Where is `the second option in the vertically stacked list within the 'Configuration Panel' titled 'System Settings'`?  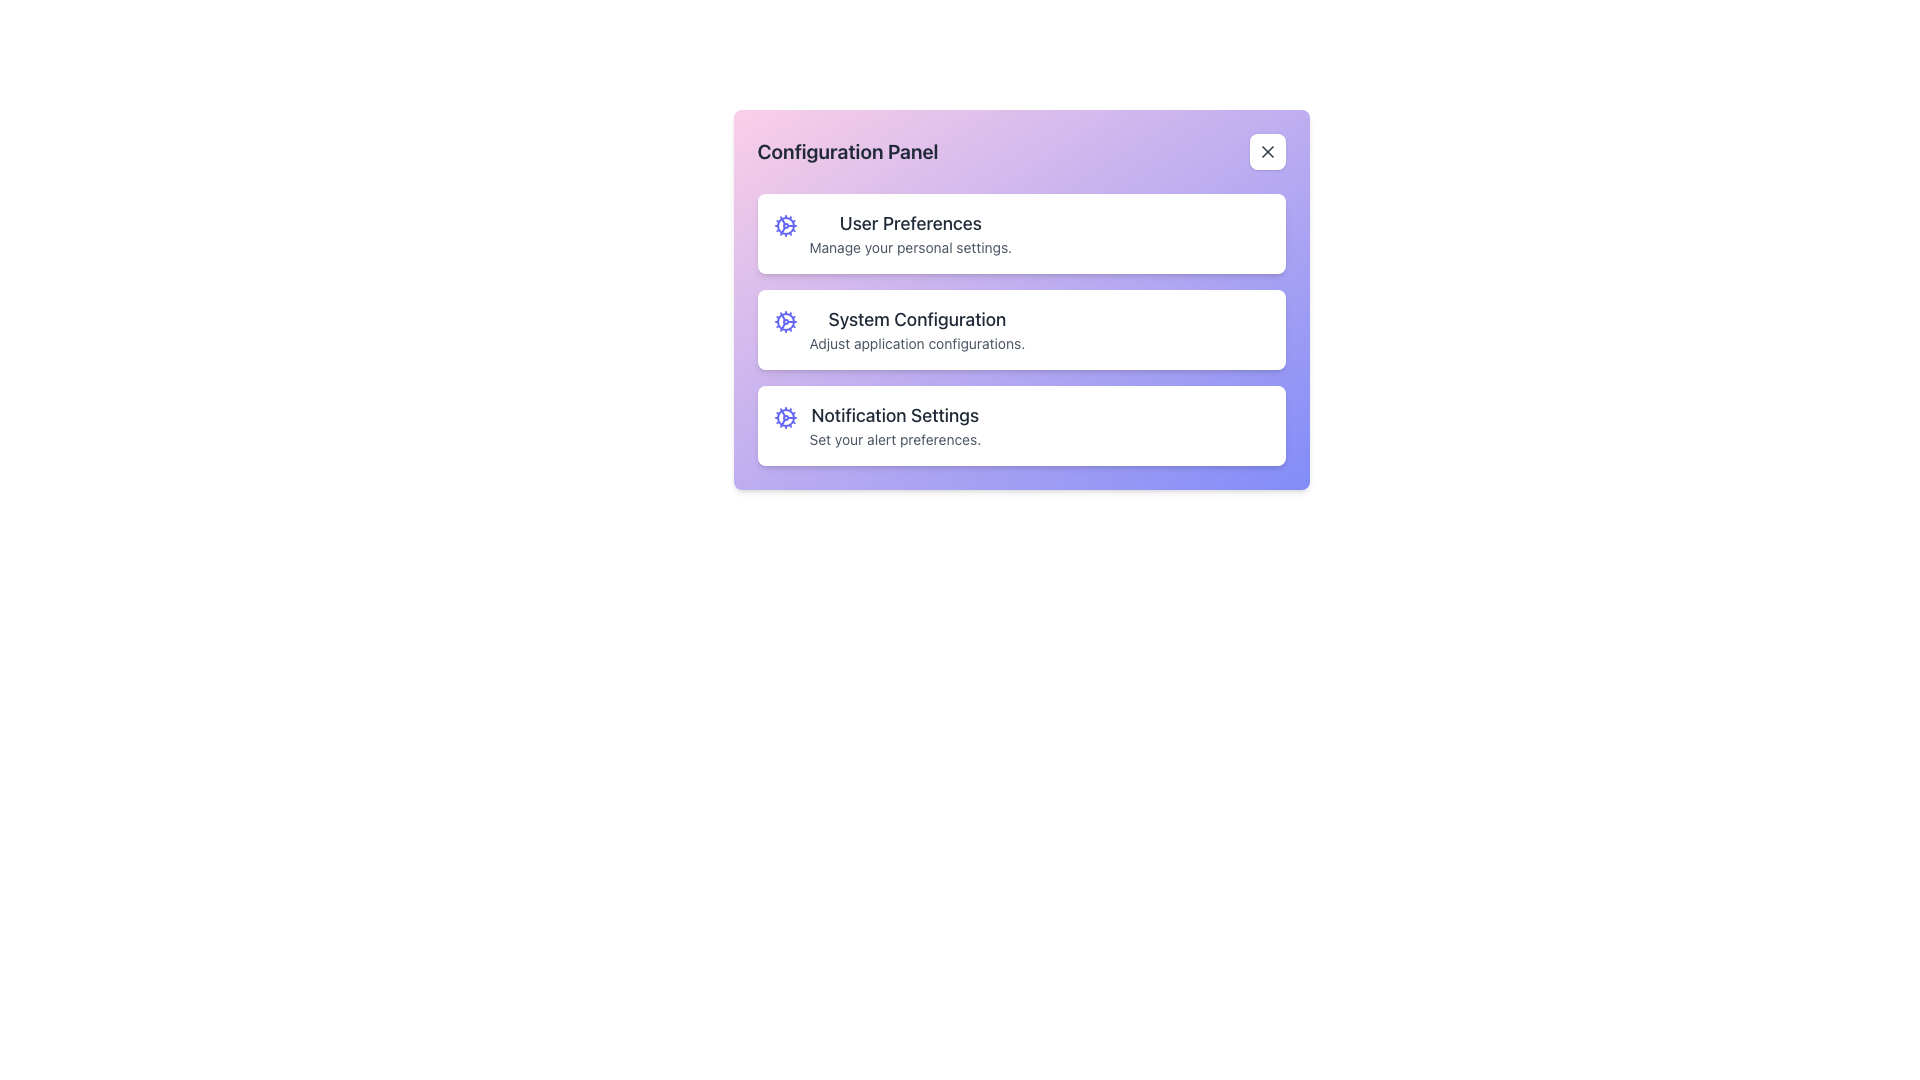 the second option in the vertically stacked list within the 'Configuration Panel' titled 'System Settings' is located at coordinates (1021, 329).